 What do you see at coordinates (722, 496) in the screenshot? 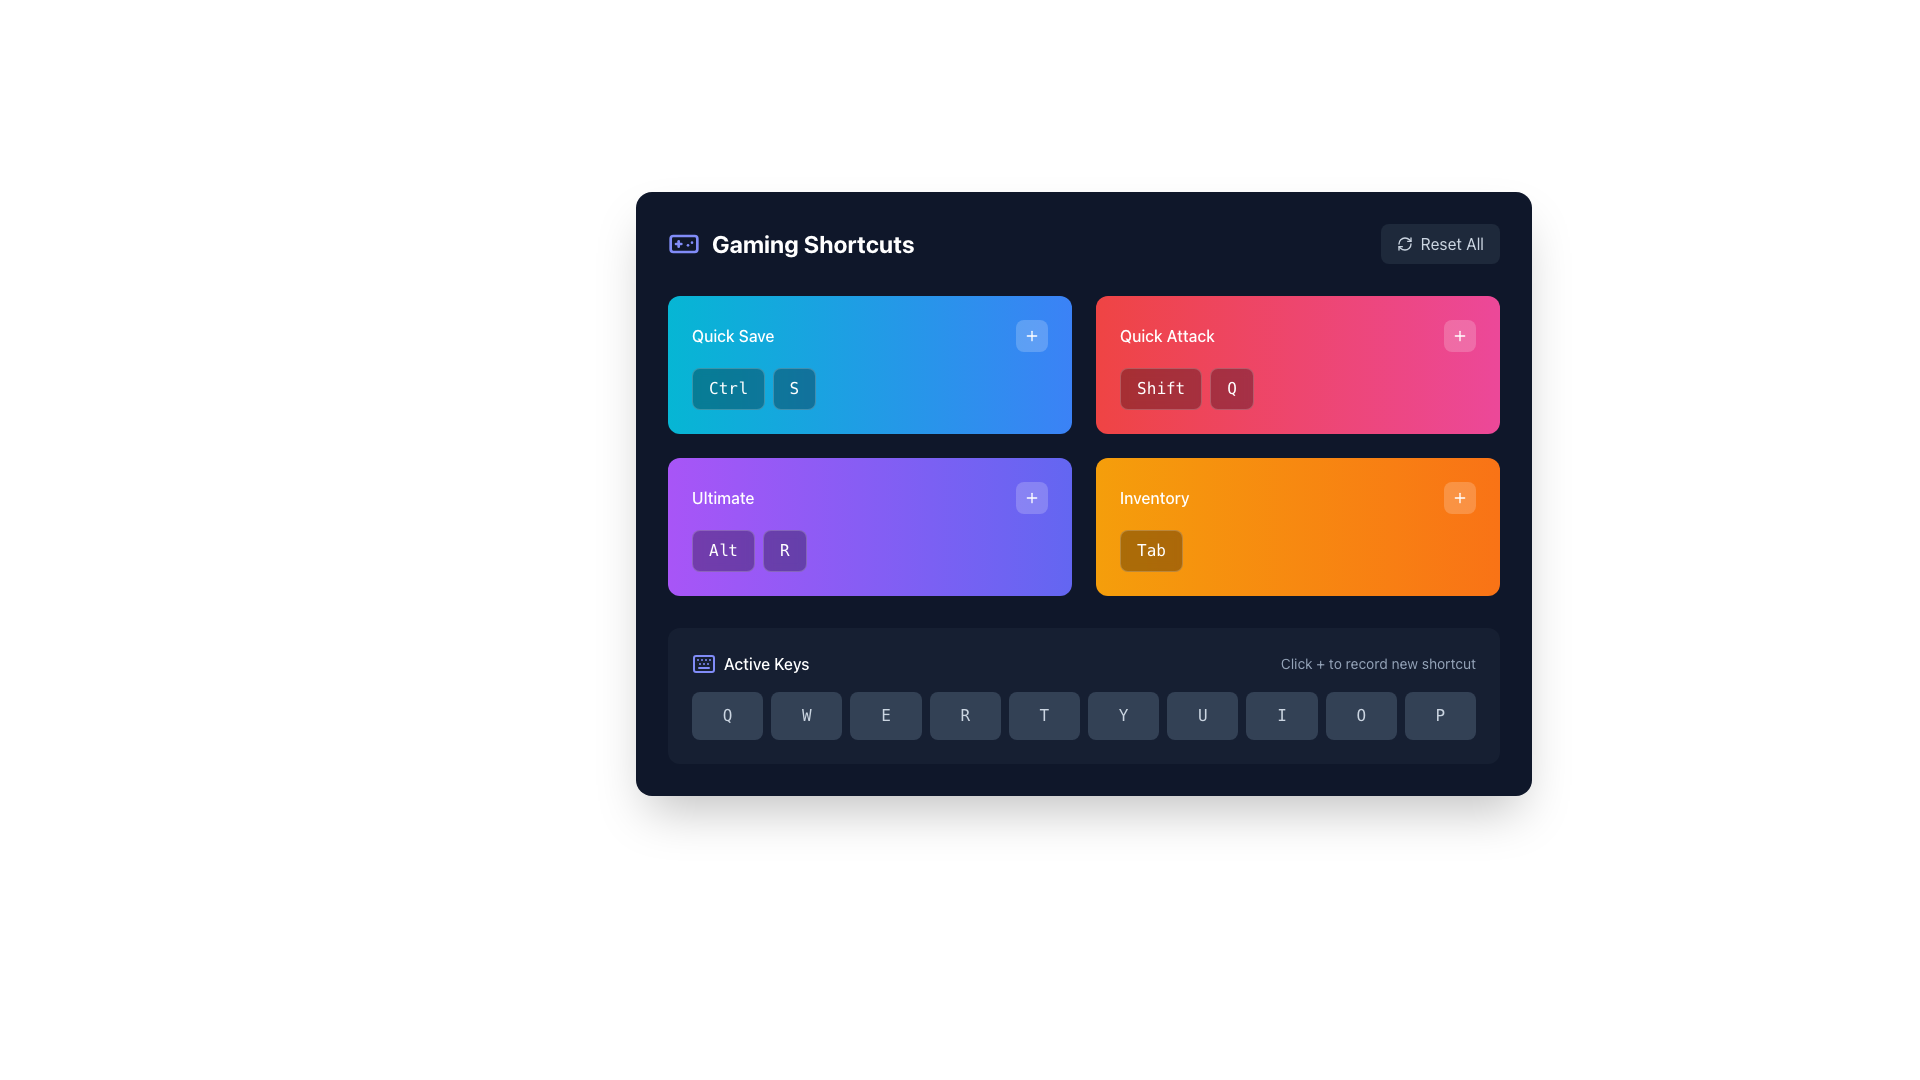
I see `the text label that serves as a header for the 'Ultimate' section, located in the lower-left quadrant of the application interface` at bounding box center [722, 496].